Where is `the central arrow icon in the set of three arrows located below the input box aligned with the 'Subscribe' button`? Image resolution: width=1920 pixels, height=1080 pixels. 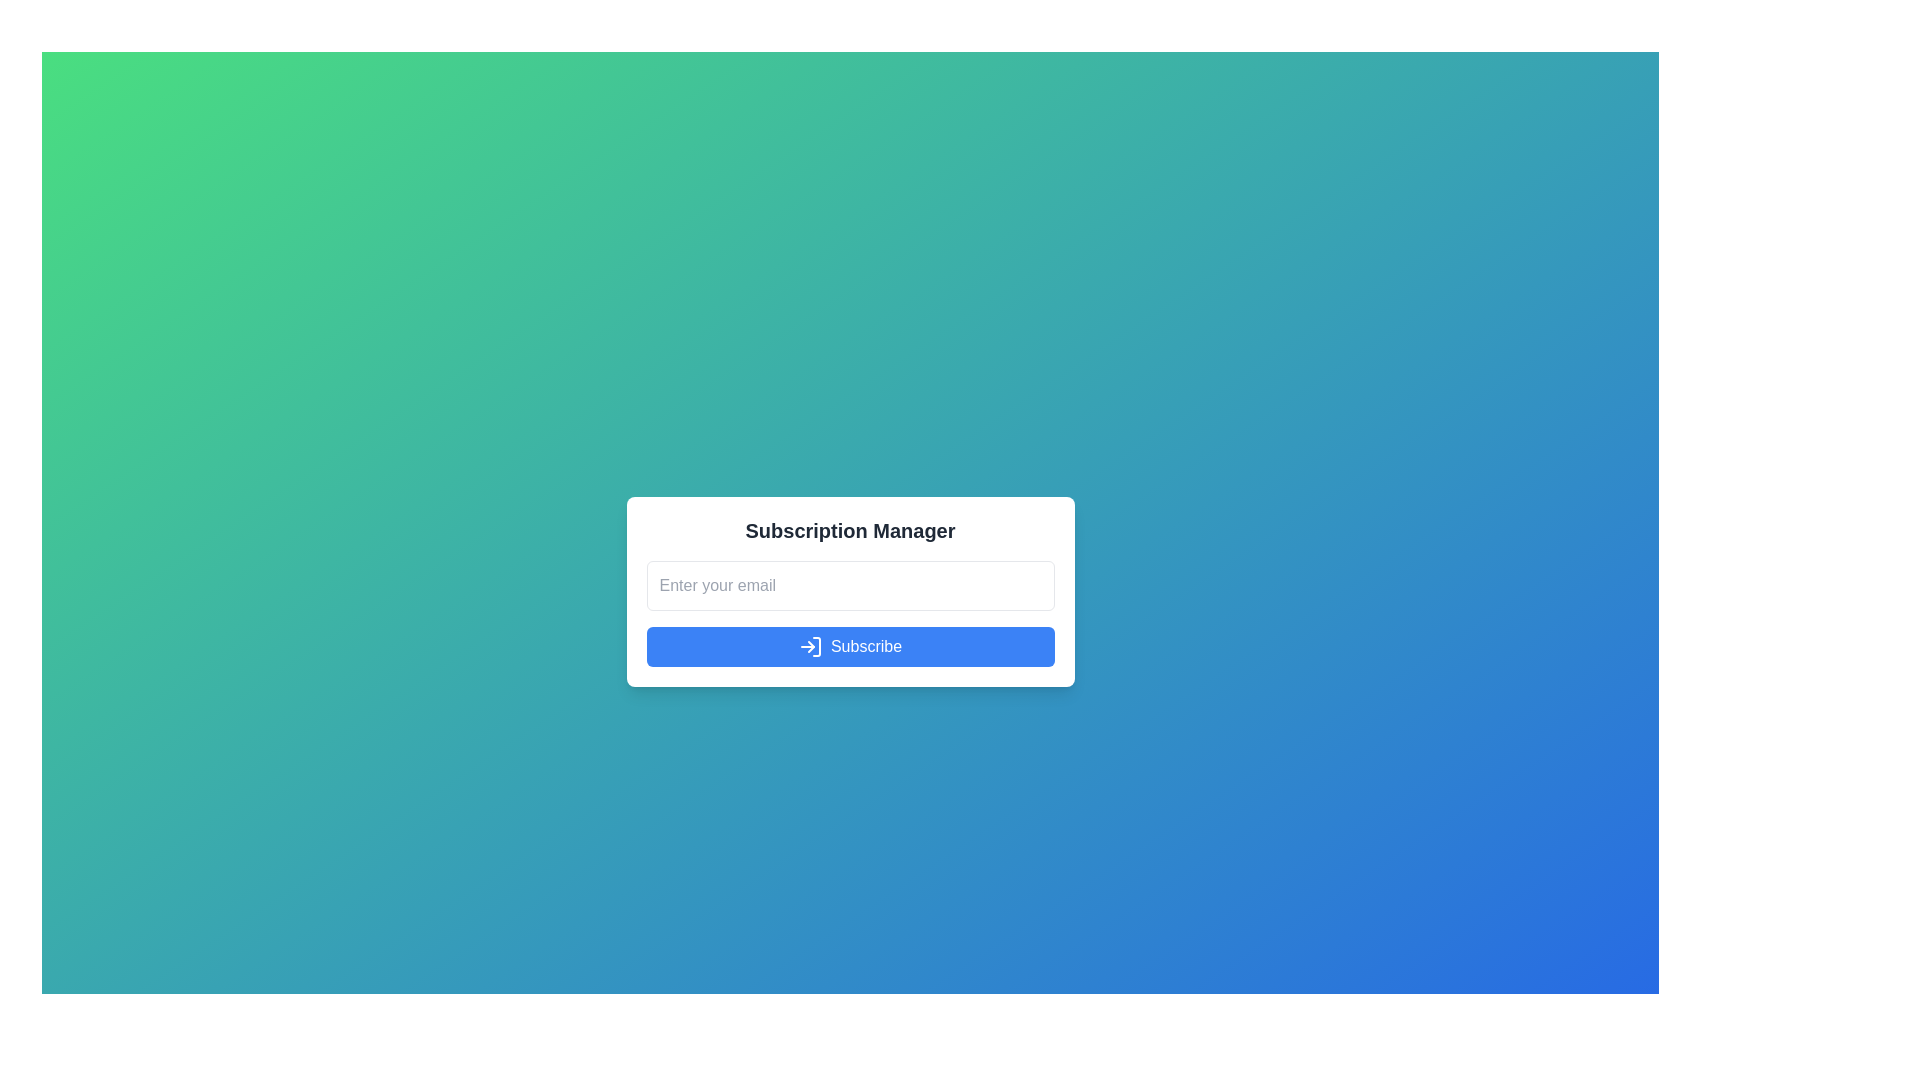 the central arrow icon in the set of three arrows located below the input box aligned with the 'Subscribe' button is located at coordinates (811, 647).